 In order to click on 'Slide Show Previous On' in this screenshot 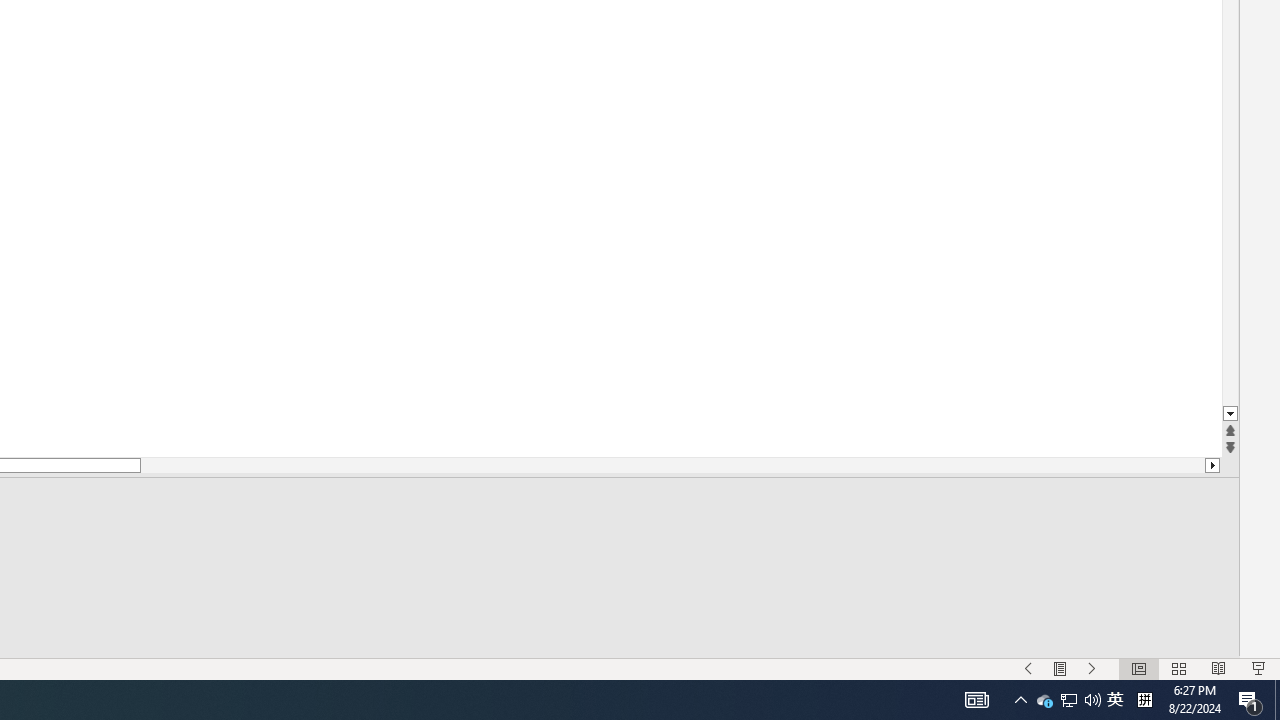, I will do `click(1044, 698)`.